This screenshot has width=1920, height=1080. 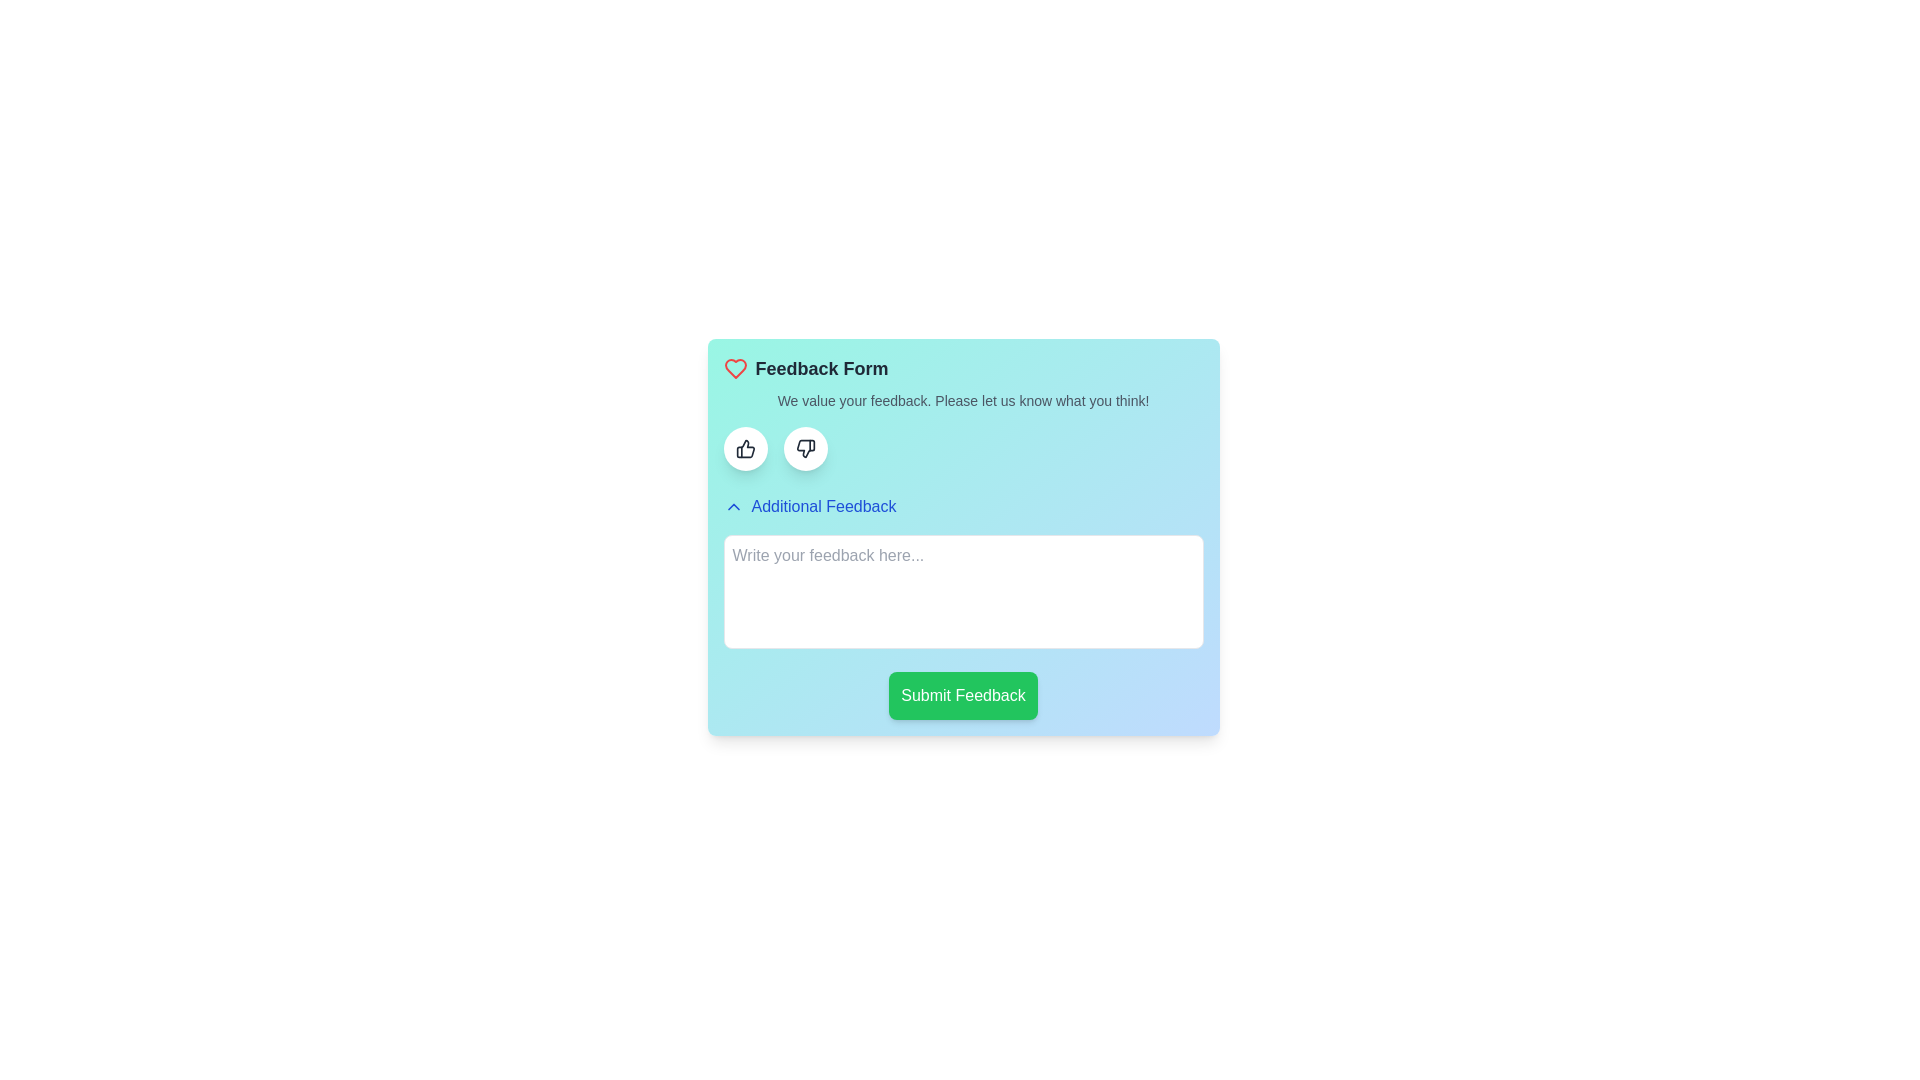 What do you see at coordinates (734, 369) in the screenshot?
I see `the 'like' icon located near the top-left part of the feedback form, adjacent to the text 'Feedback Form'` at bounding box center [734, 369].